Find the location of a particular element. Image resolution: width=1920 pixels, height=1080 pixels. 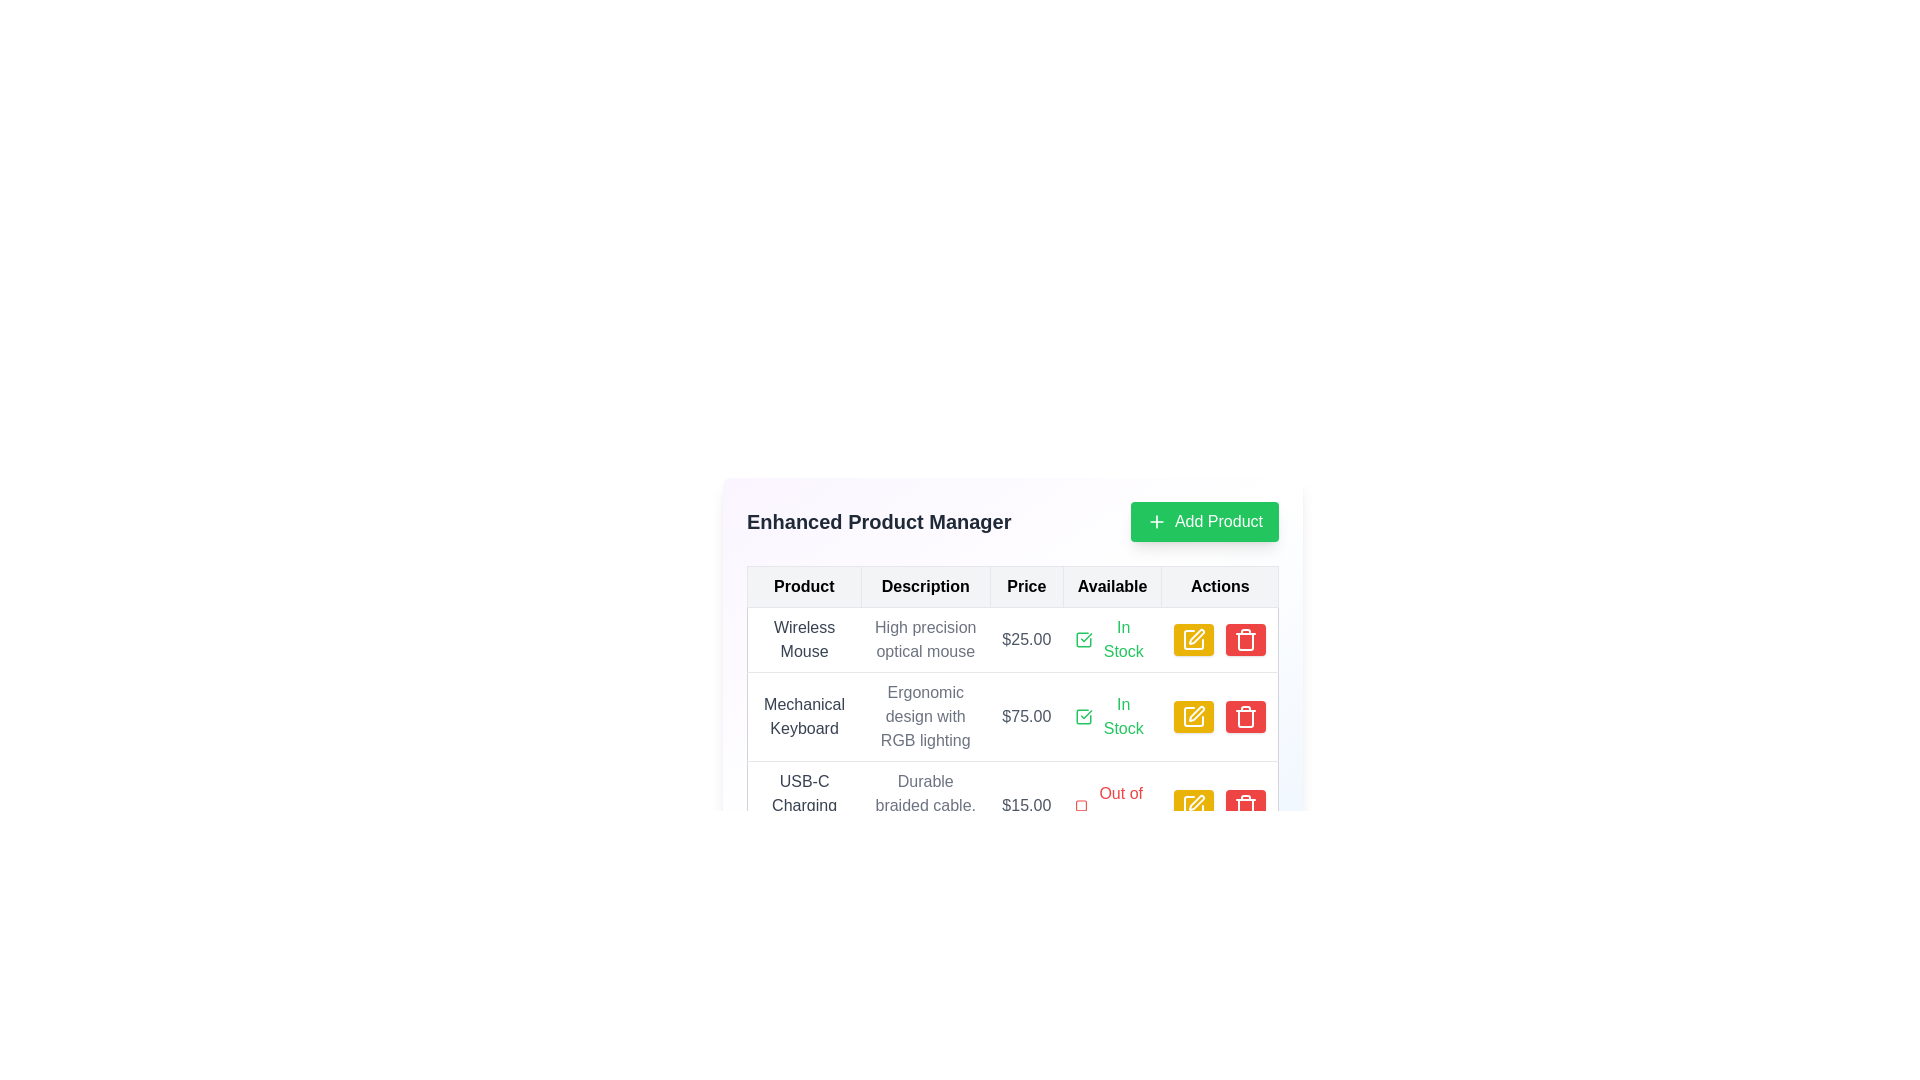

the Table Header Row element that has a light gray background and contains the titles 'Product', 'Description', 'Price', 'Available', and 'Actions' is located at coordinates (1012, 585).